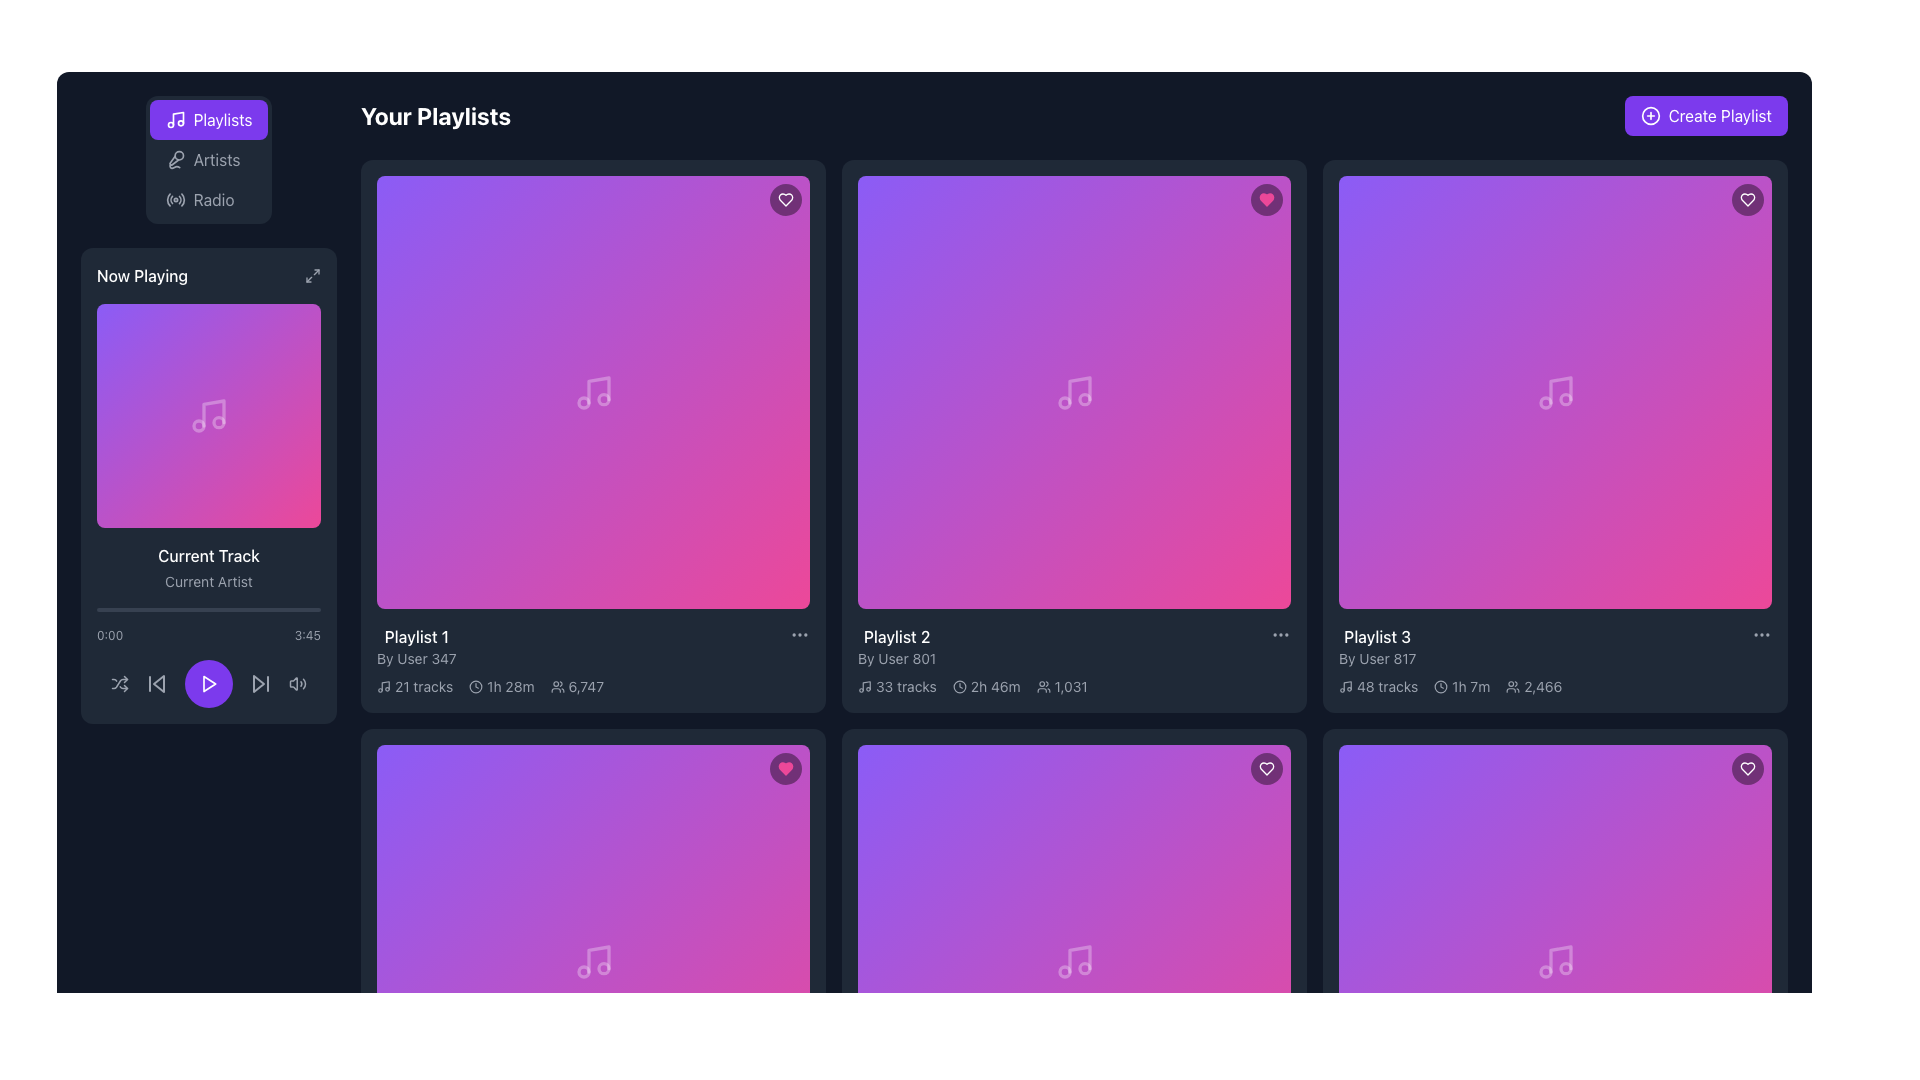 The width and height of the screenshot is (1920, 1080). Describe the element at coordinates (592, 392) in the screenshot. I see `the triangular play icon button with a violet gradient circle background located at the center of the first playlist card in the 'Your Playlists' grid to play the playlist` at that location.